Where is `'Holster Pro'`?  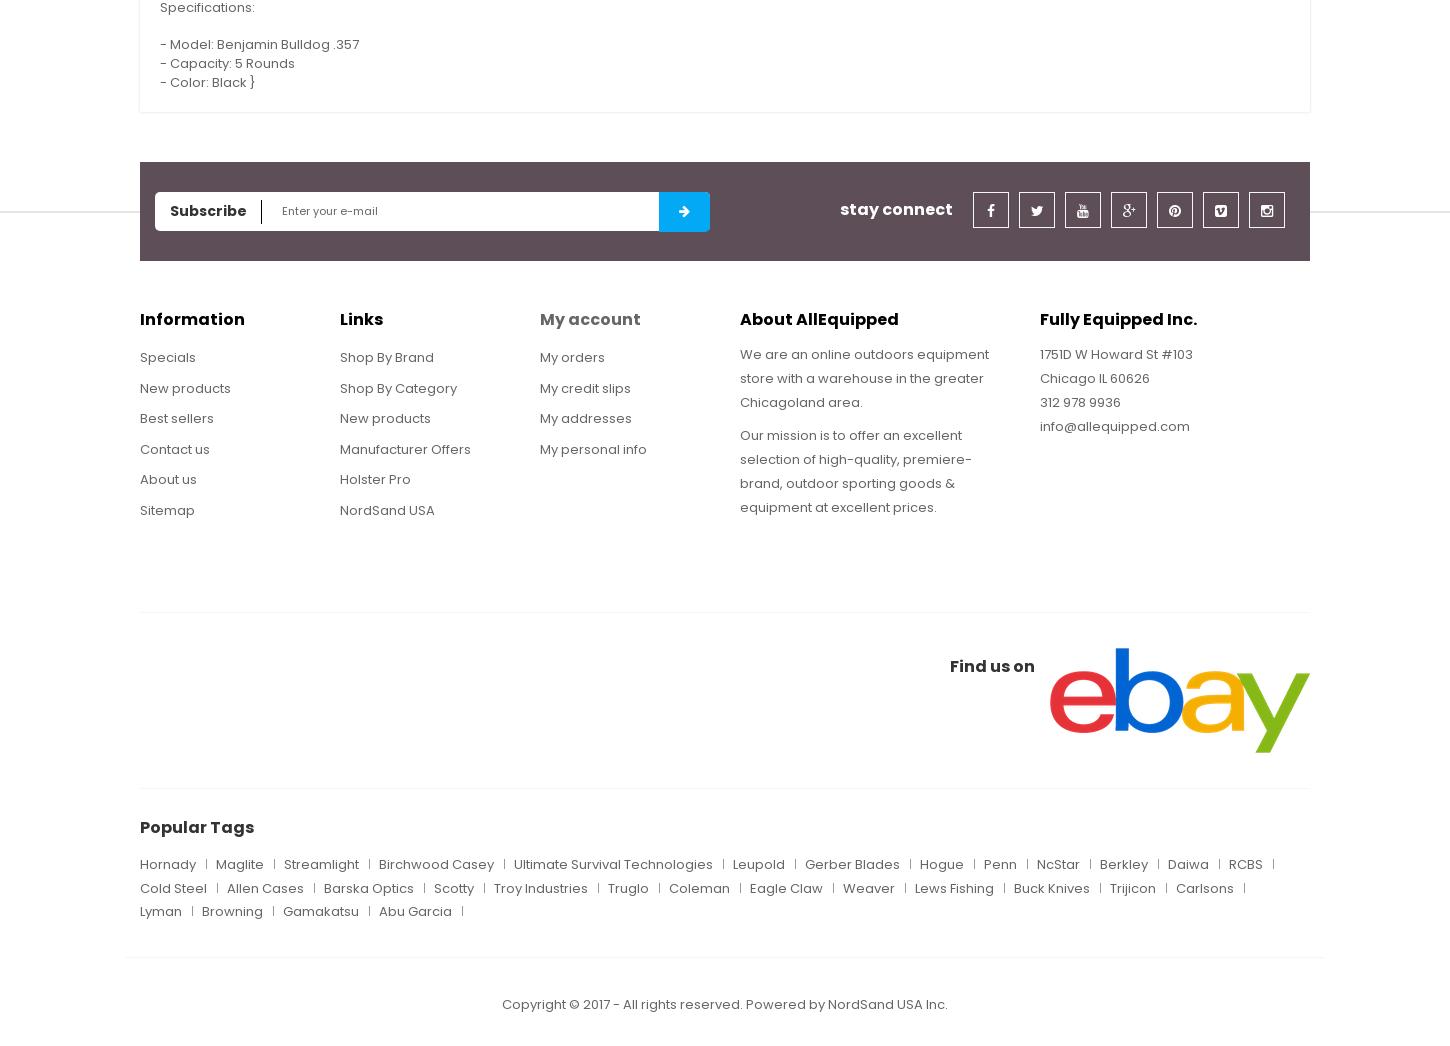 'Holster Pro' is located at coordinates (374, 479).